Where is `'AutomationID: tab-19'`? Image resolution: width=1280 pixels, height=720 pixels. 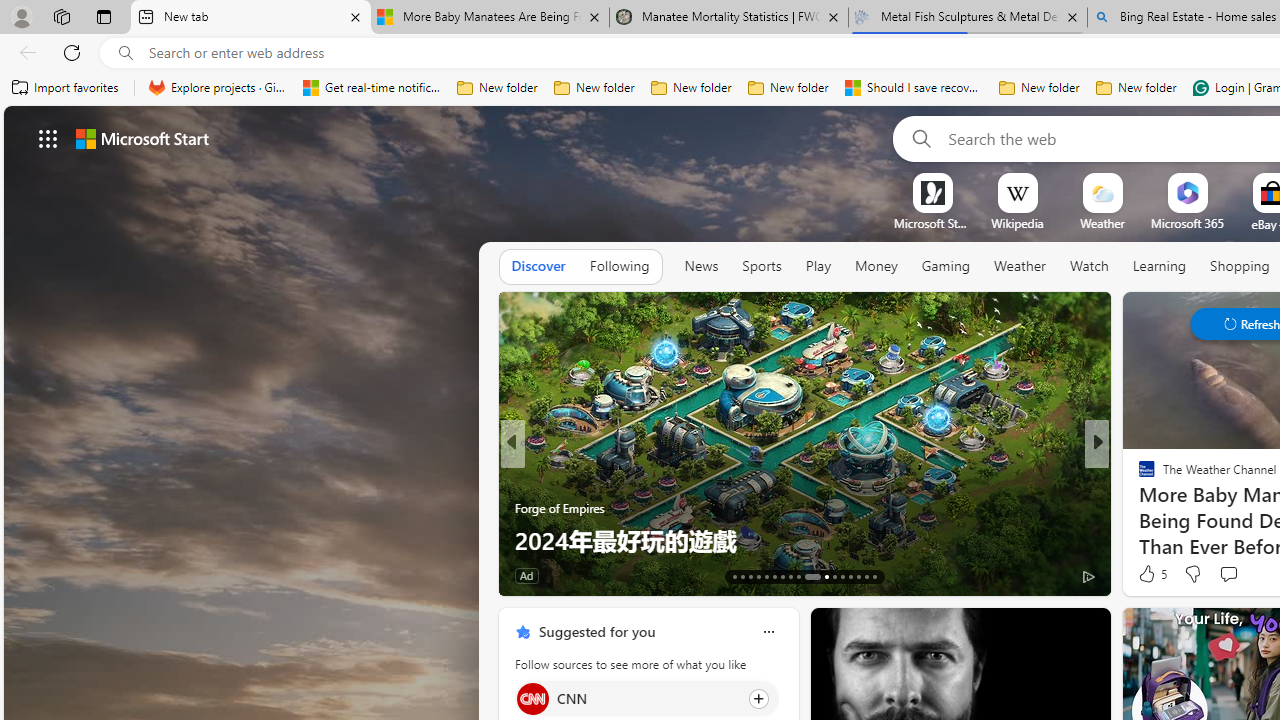
'AutomationID: tab-19' is located at coordinates (781, 577).